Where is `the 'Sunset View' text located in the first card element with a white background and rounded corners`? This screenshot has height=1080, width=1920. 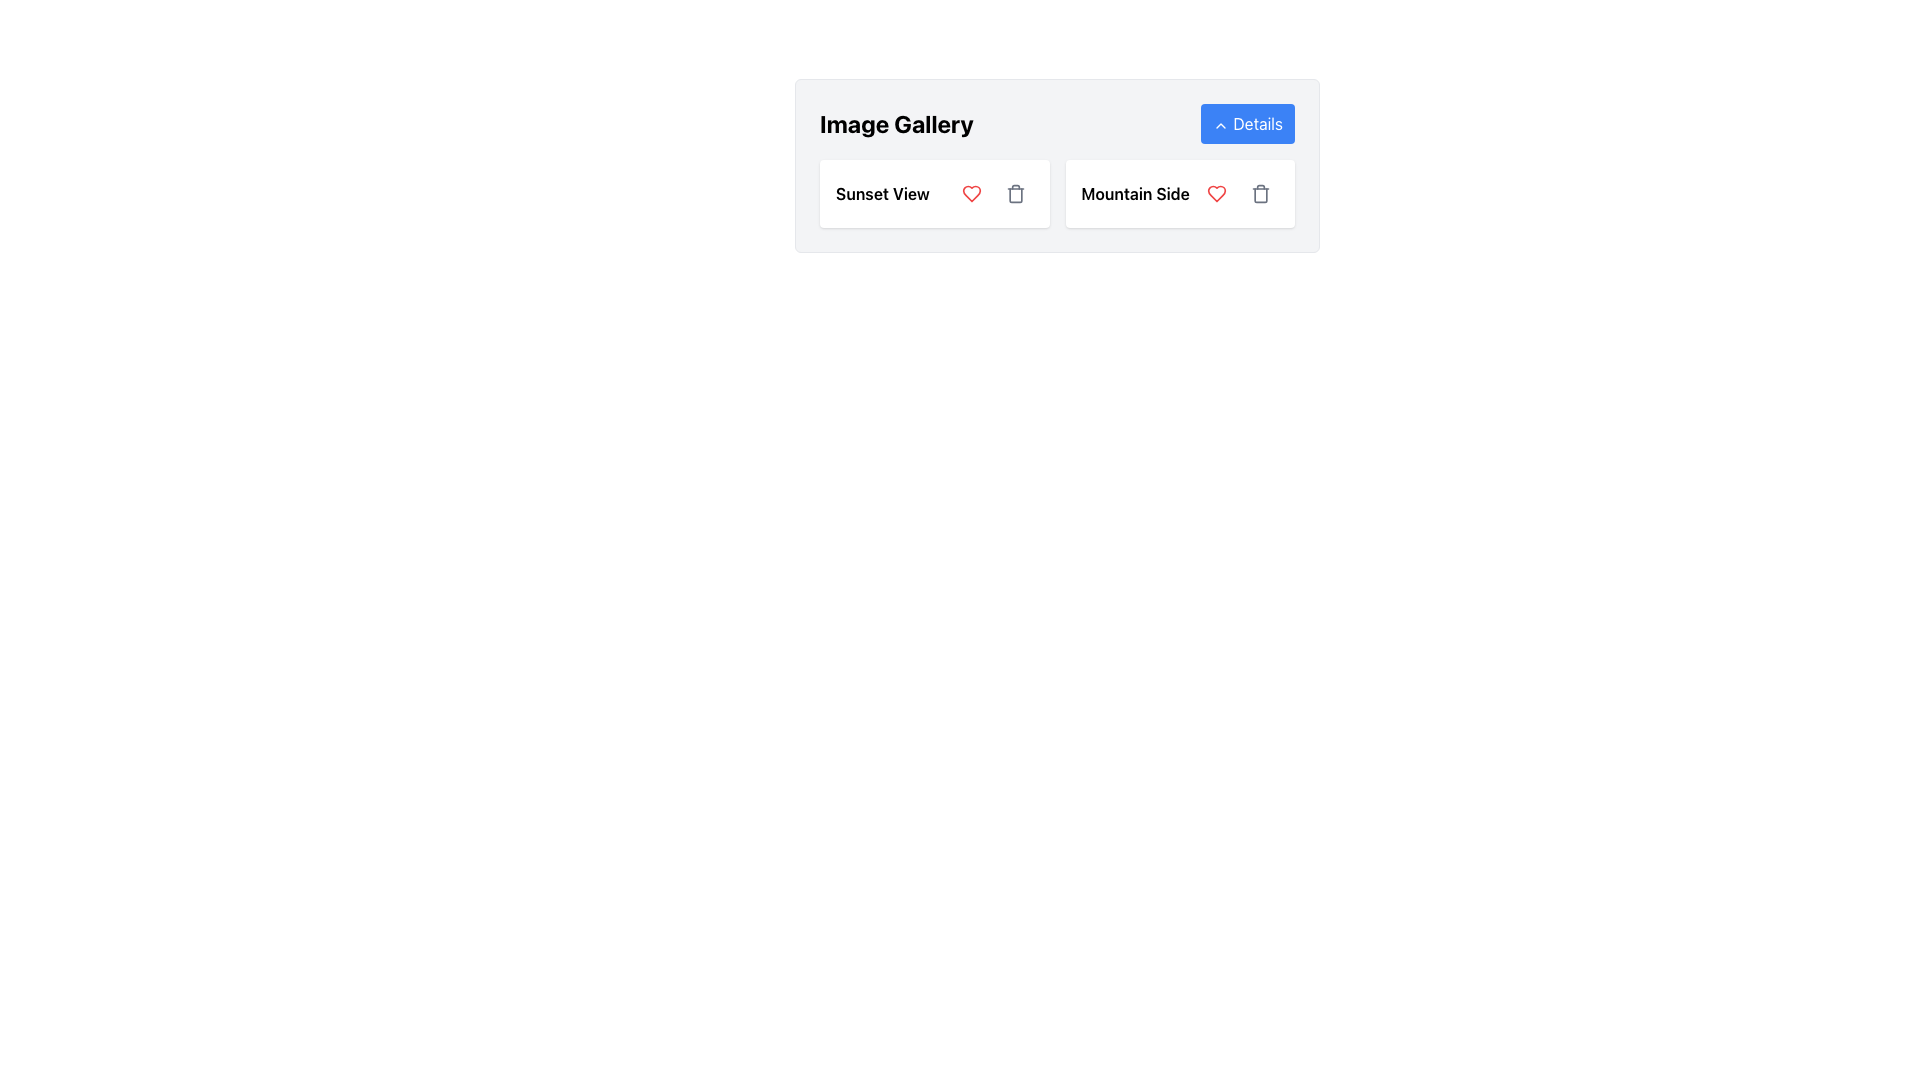
the 'Sunset View' text located in the first card element with a white background and rounded corners is located at coordinates (933, 193).